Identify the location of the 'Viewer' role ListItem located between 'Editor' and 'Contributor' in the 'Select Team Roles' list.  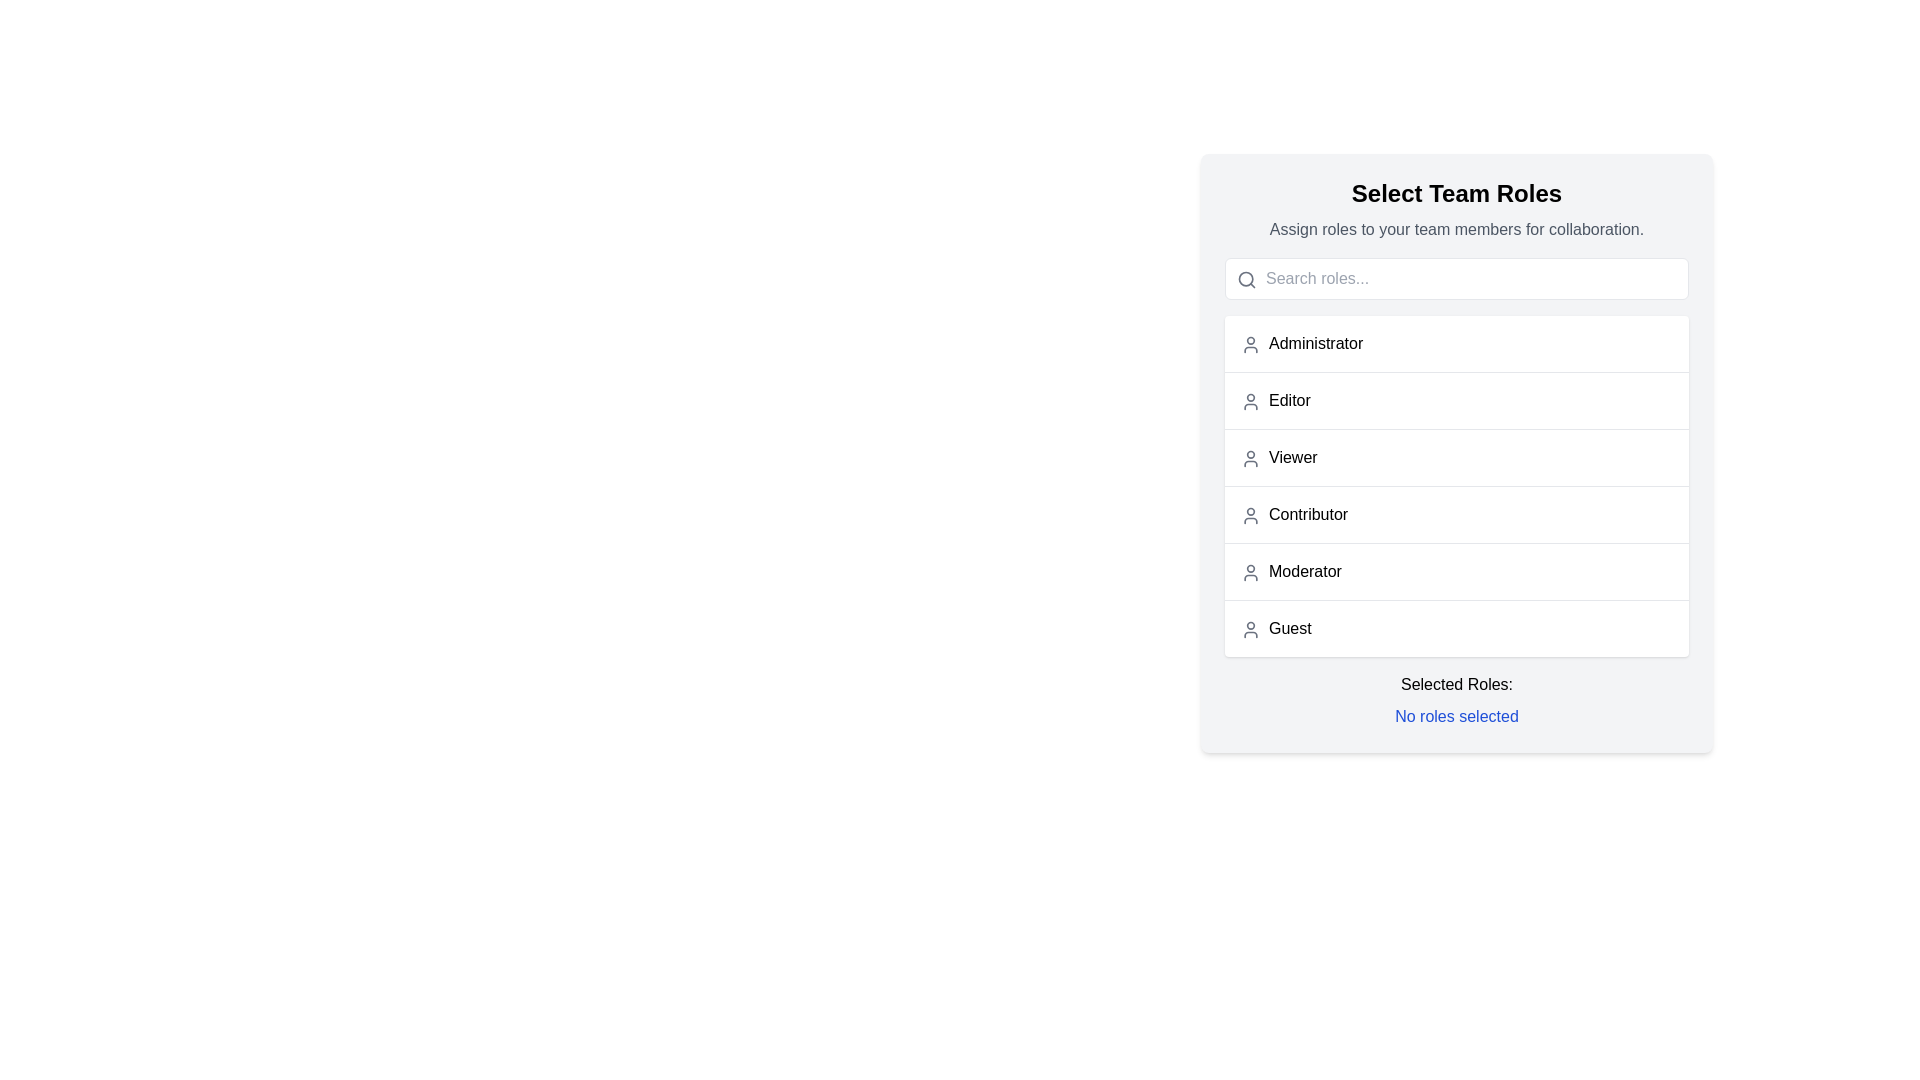
(1278, 458).